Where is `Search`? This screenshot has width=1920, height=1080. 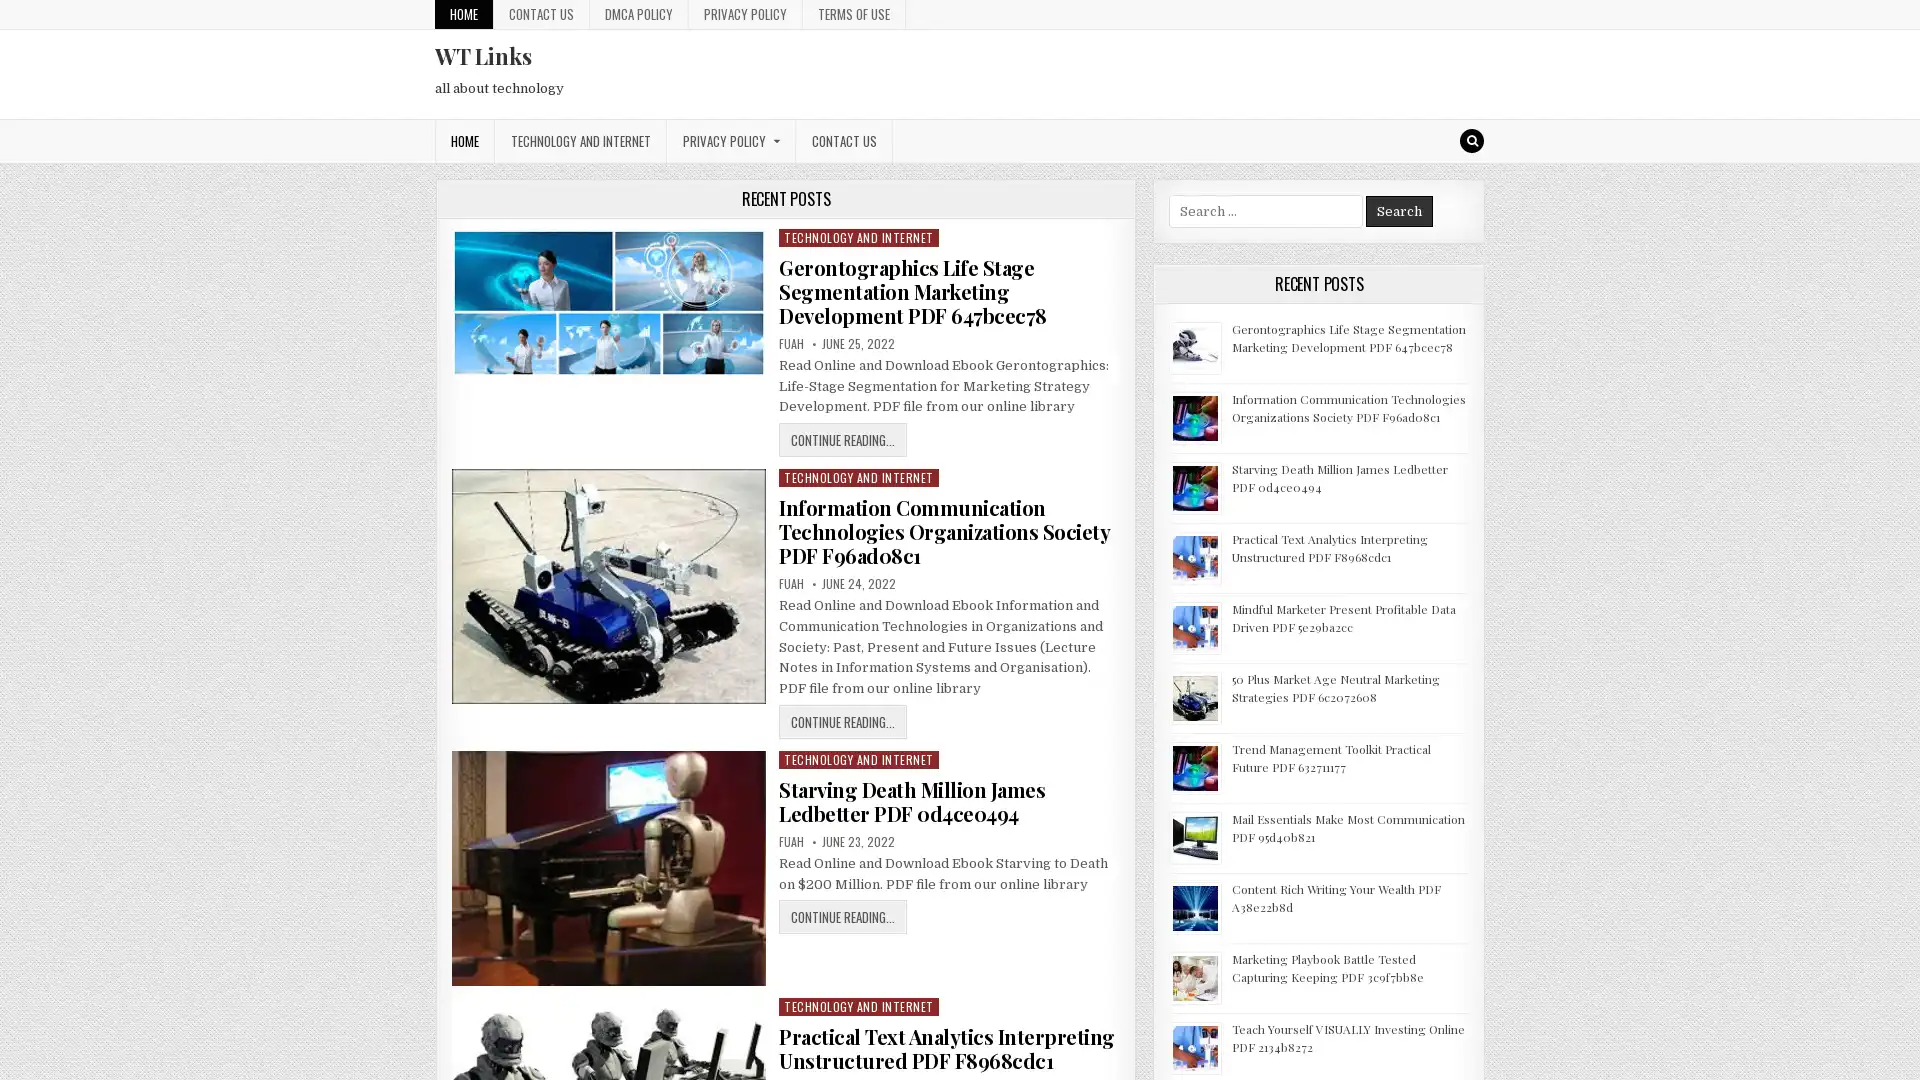 Search is located at coordinates (1398, 211).